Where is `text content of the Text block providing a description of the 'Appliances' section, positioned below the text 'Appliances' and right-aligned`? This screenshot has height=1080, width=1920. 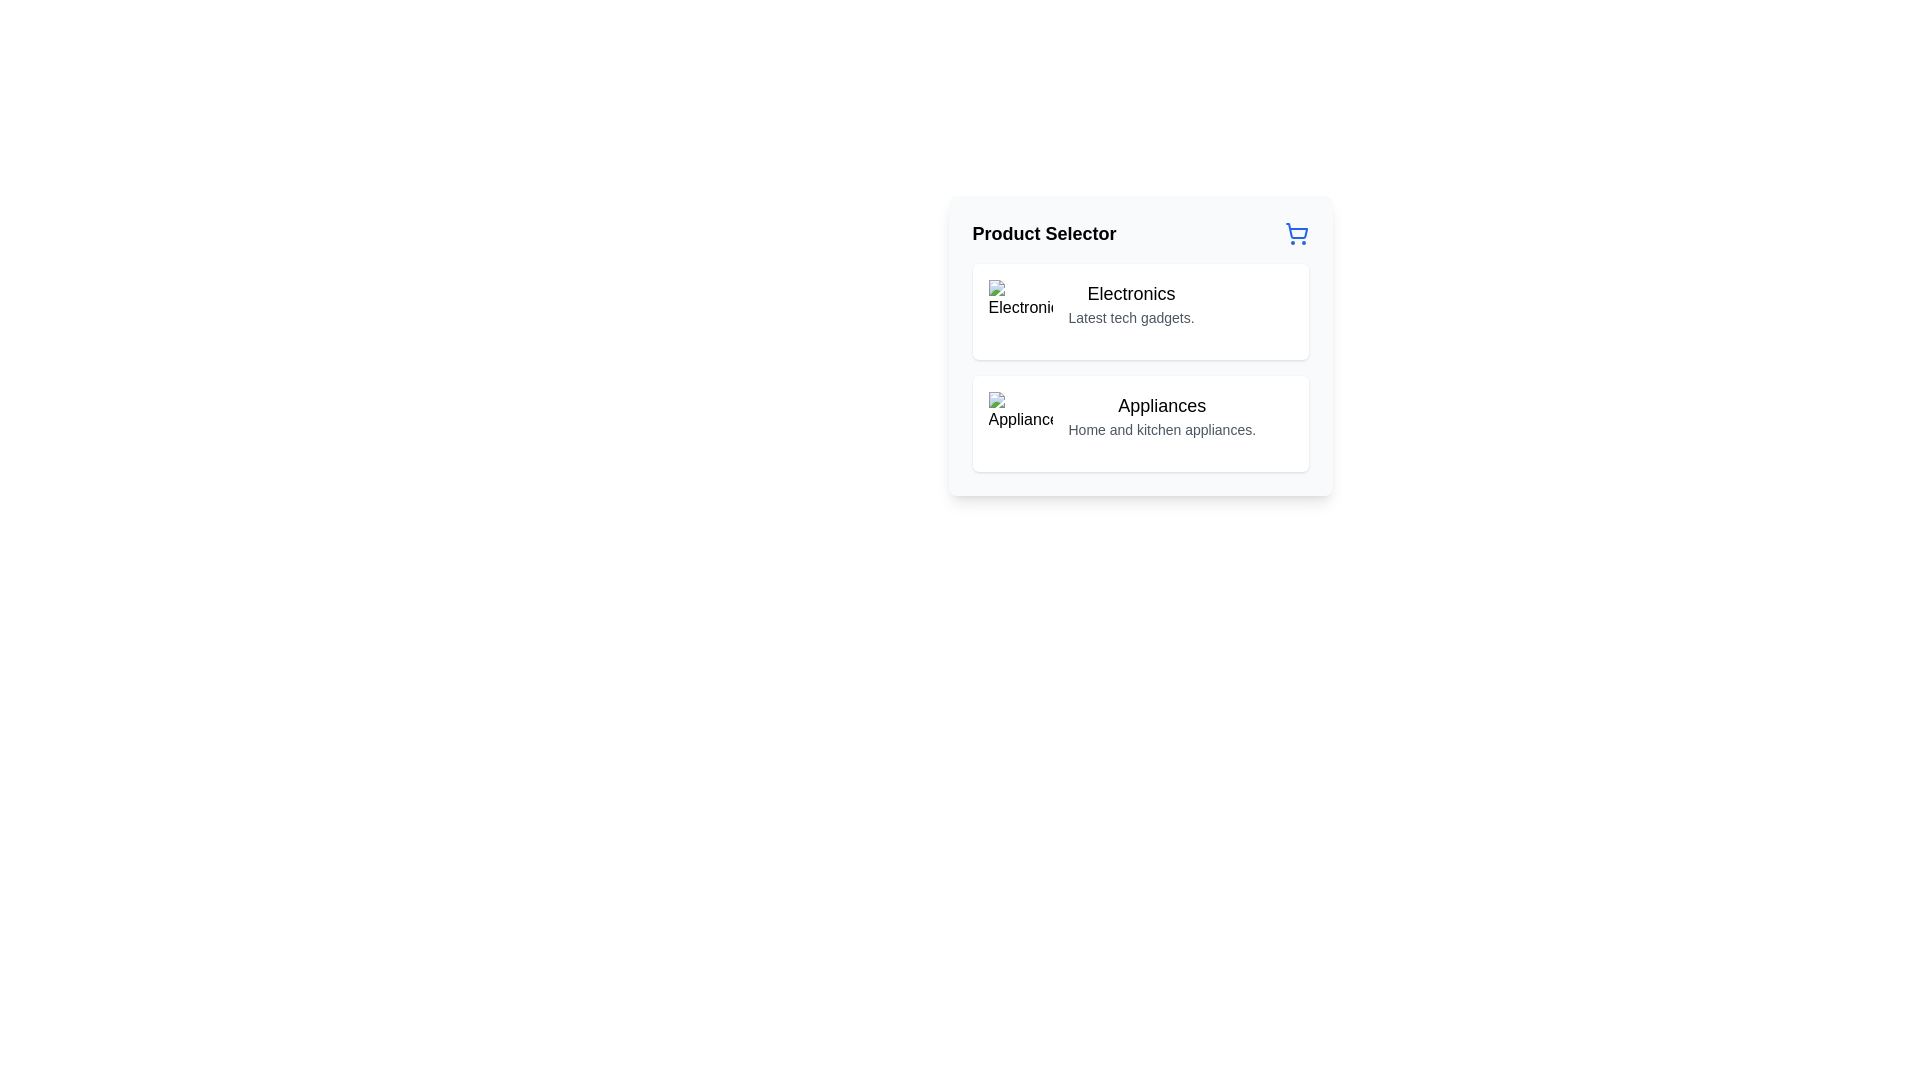 text content of the Text block providing a description of the 'Appliances' section, positioned below the text 'Appliances' and right-aligned is located at coordinates (1162, 428).